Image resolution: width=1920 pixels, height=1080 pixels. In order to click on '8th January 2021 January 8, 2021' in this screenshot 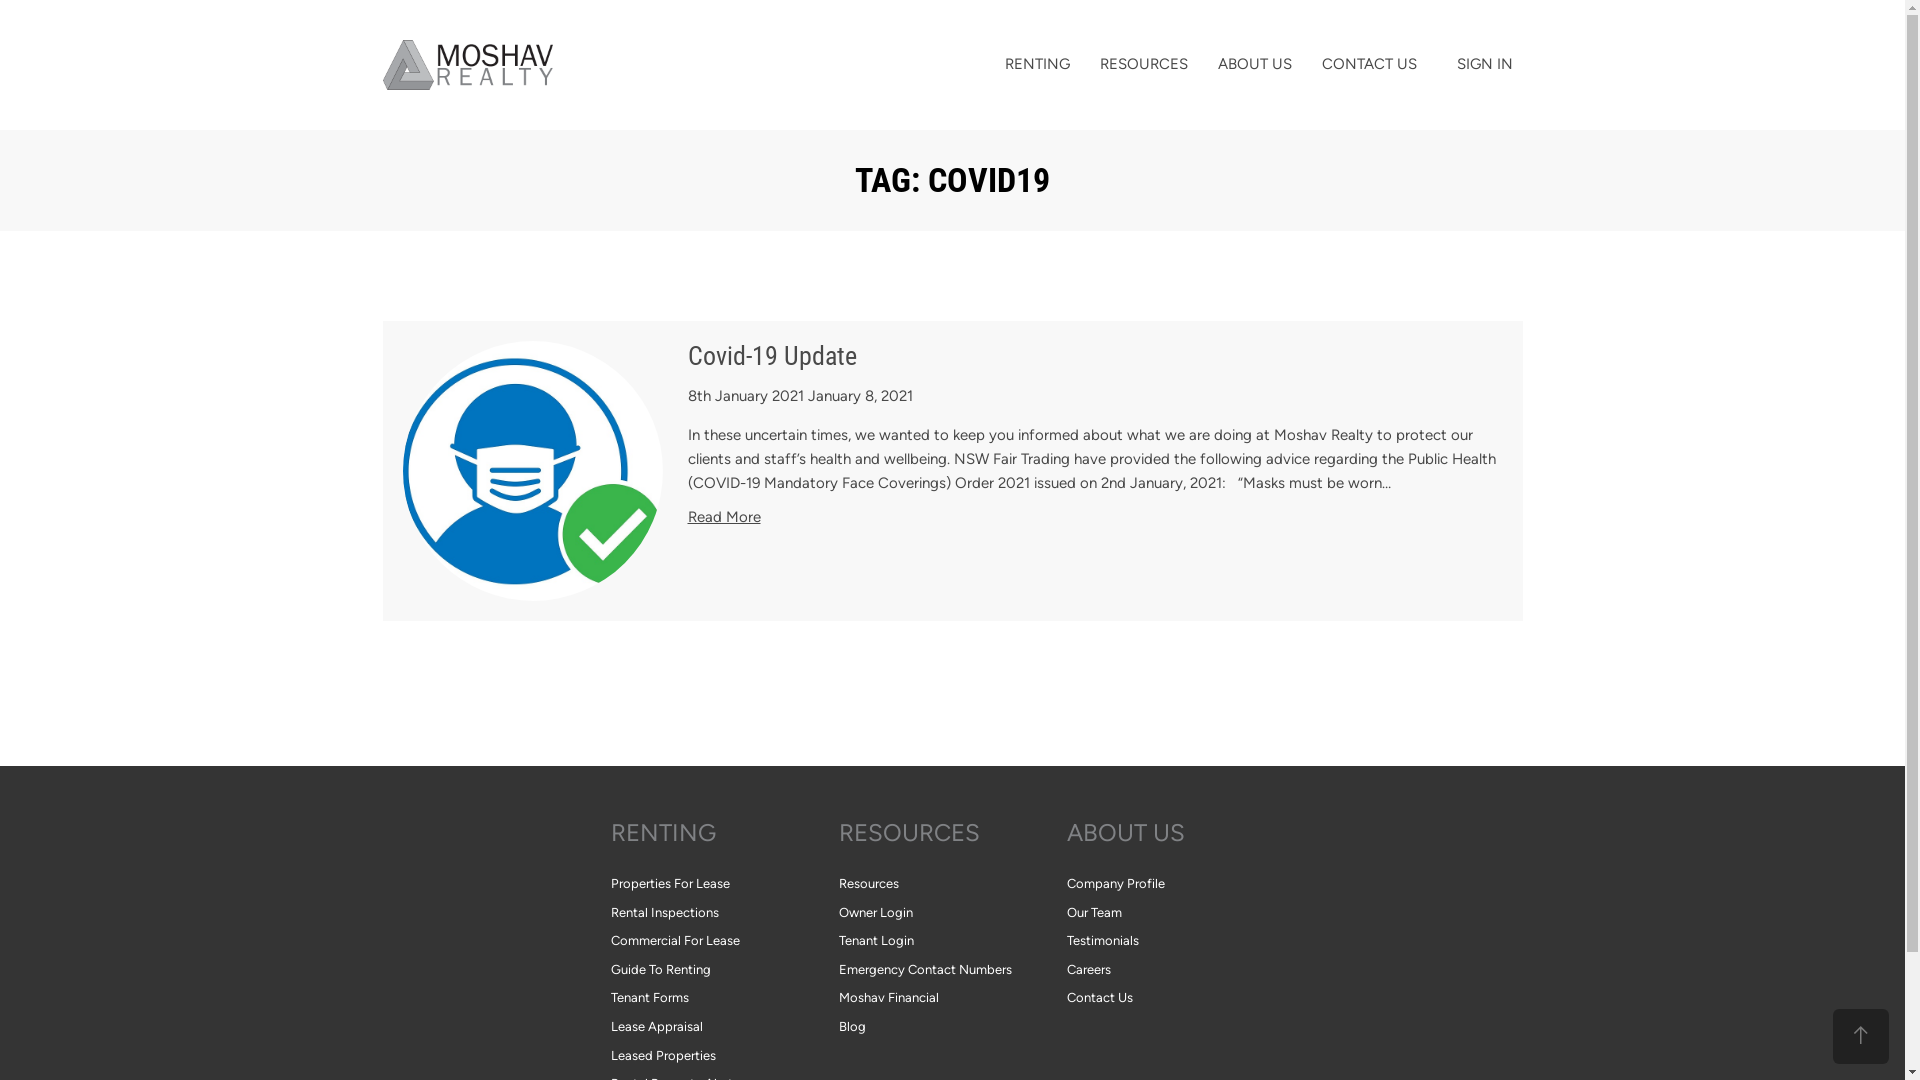, I will do `click(687, 396)`.